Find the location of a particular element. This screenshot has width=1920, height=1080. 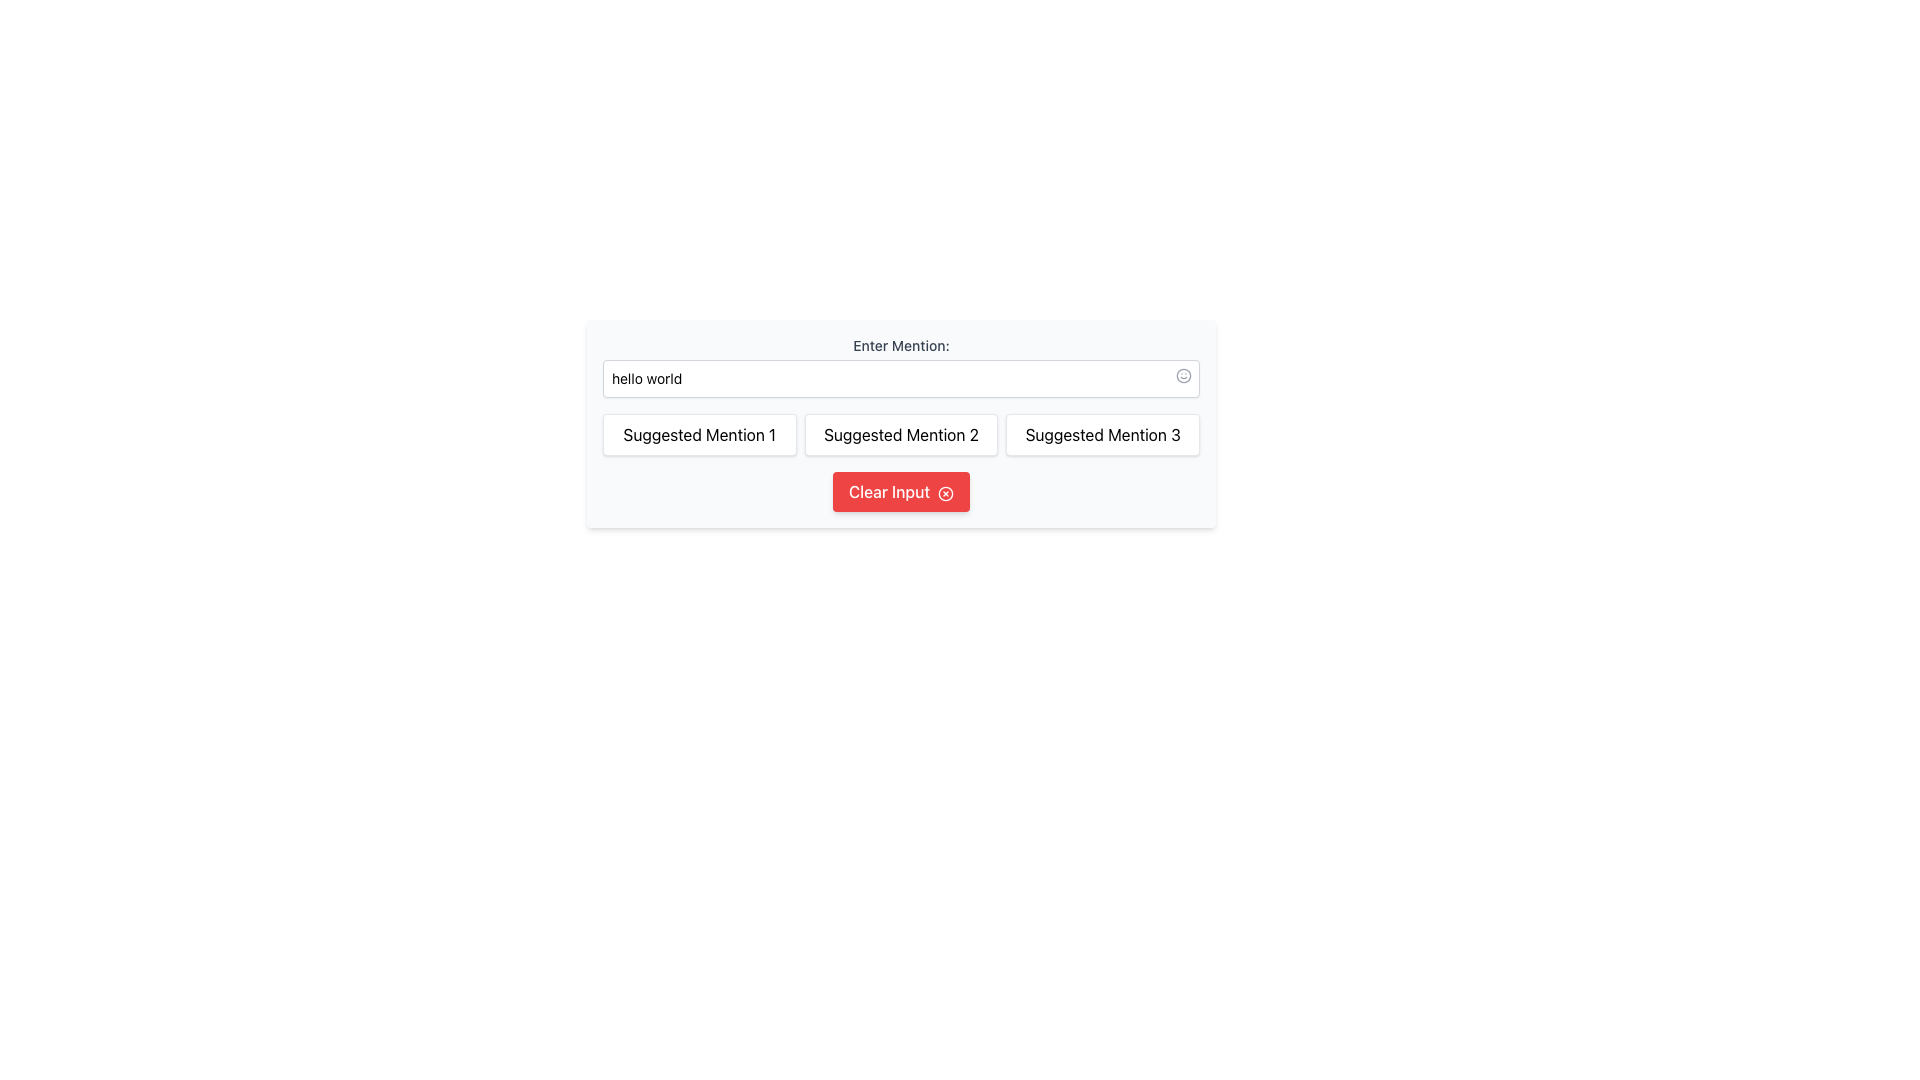

the SVG circle element located at the top-right corner of a box, which serves as part of an icon and is visually decorative is located at coordinates (1184, 375).